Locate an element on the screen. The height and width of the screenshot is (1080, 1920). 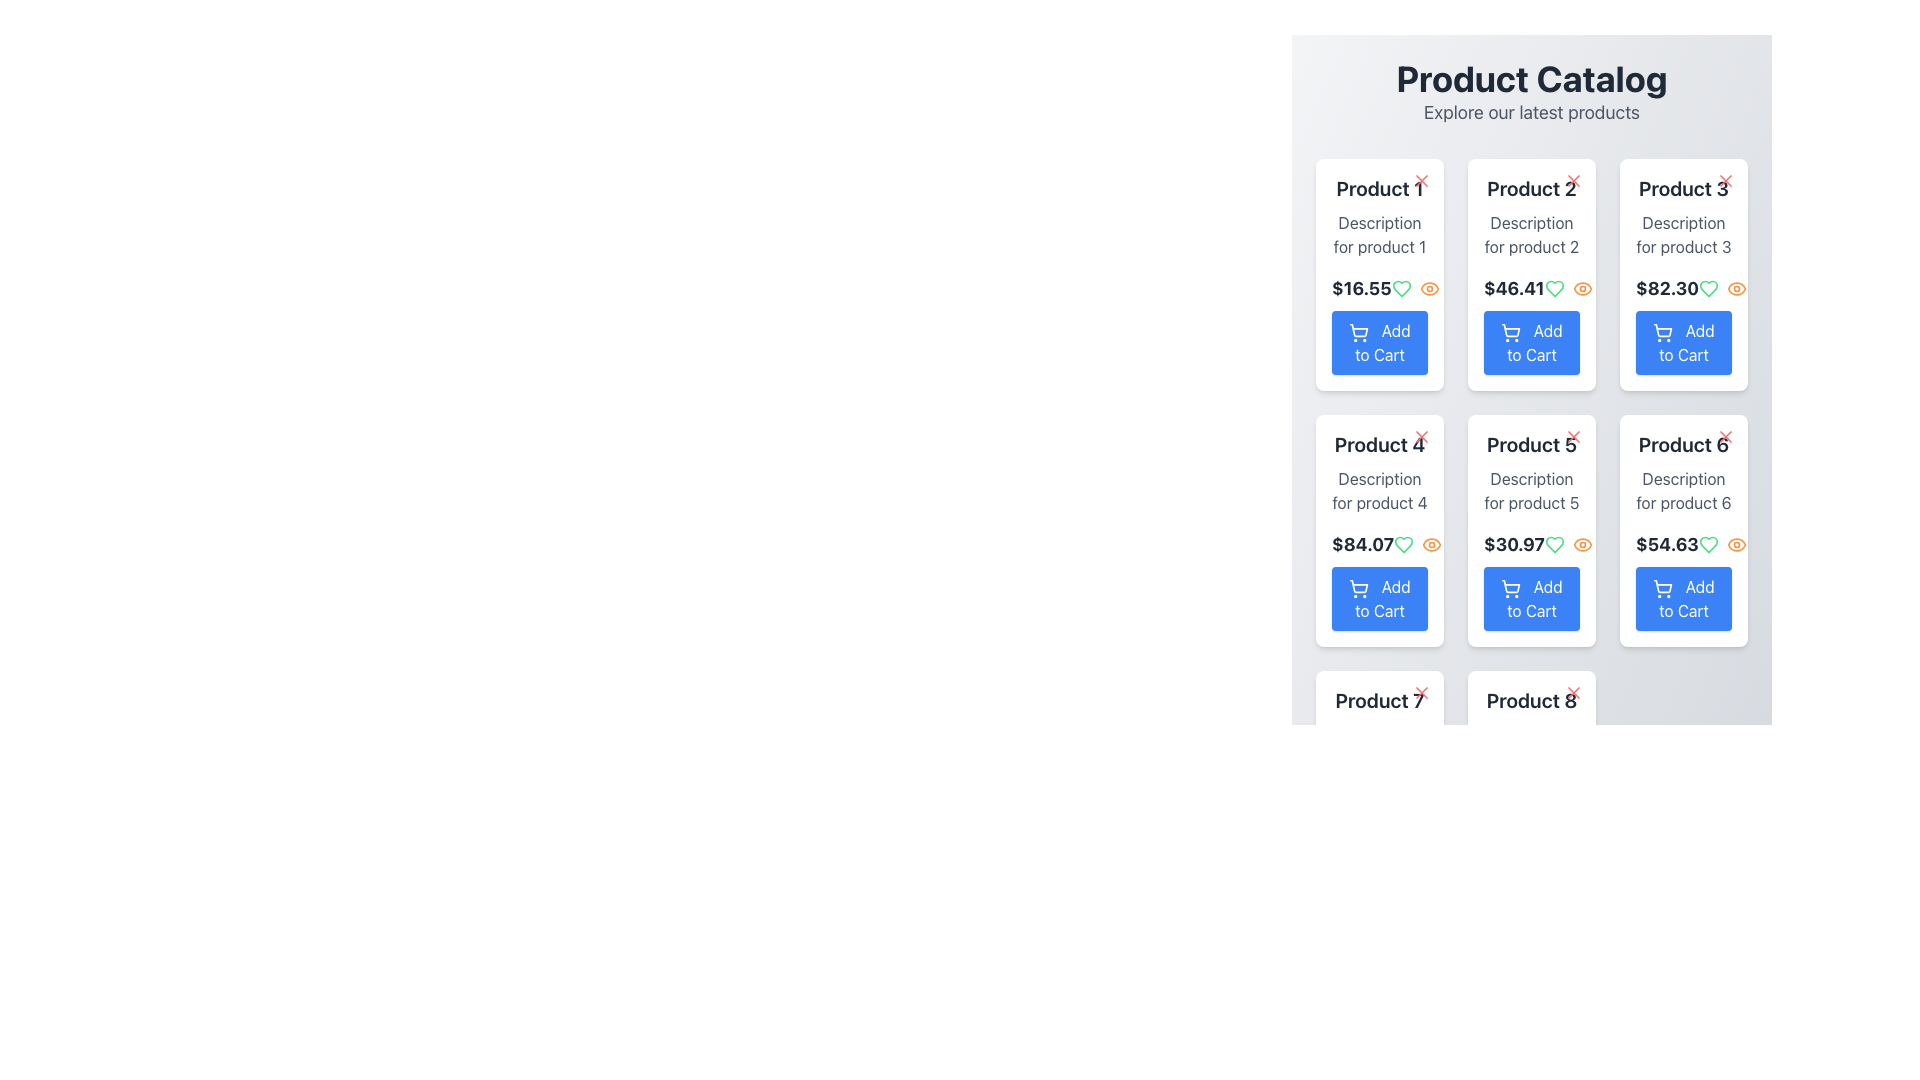
the eye icon on the first product card in the catalog is located at coordinates (1379, 274).